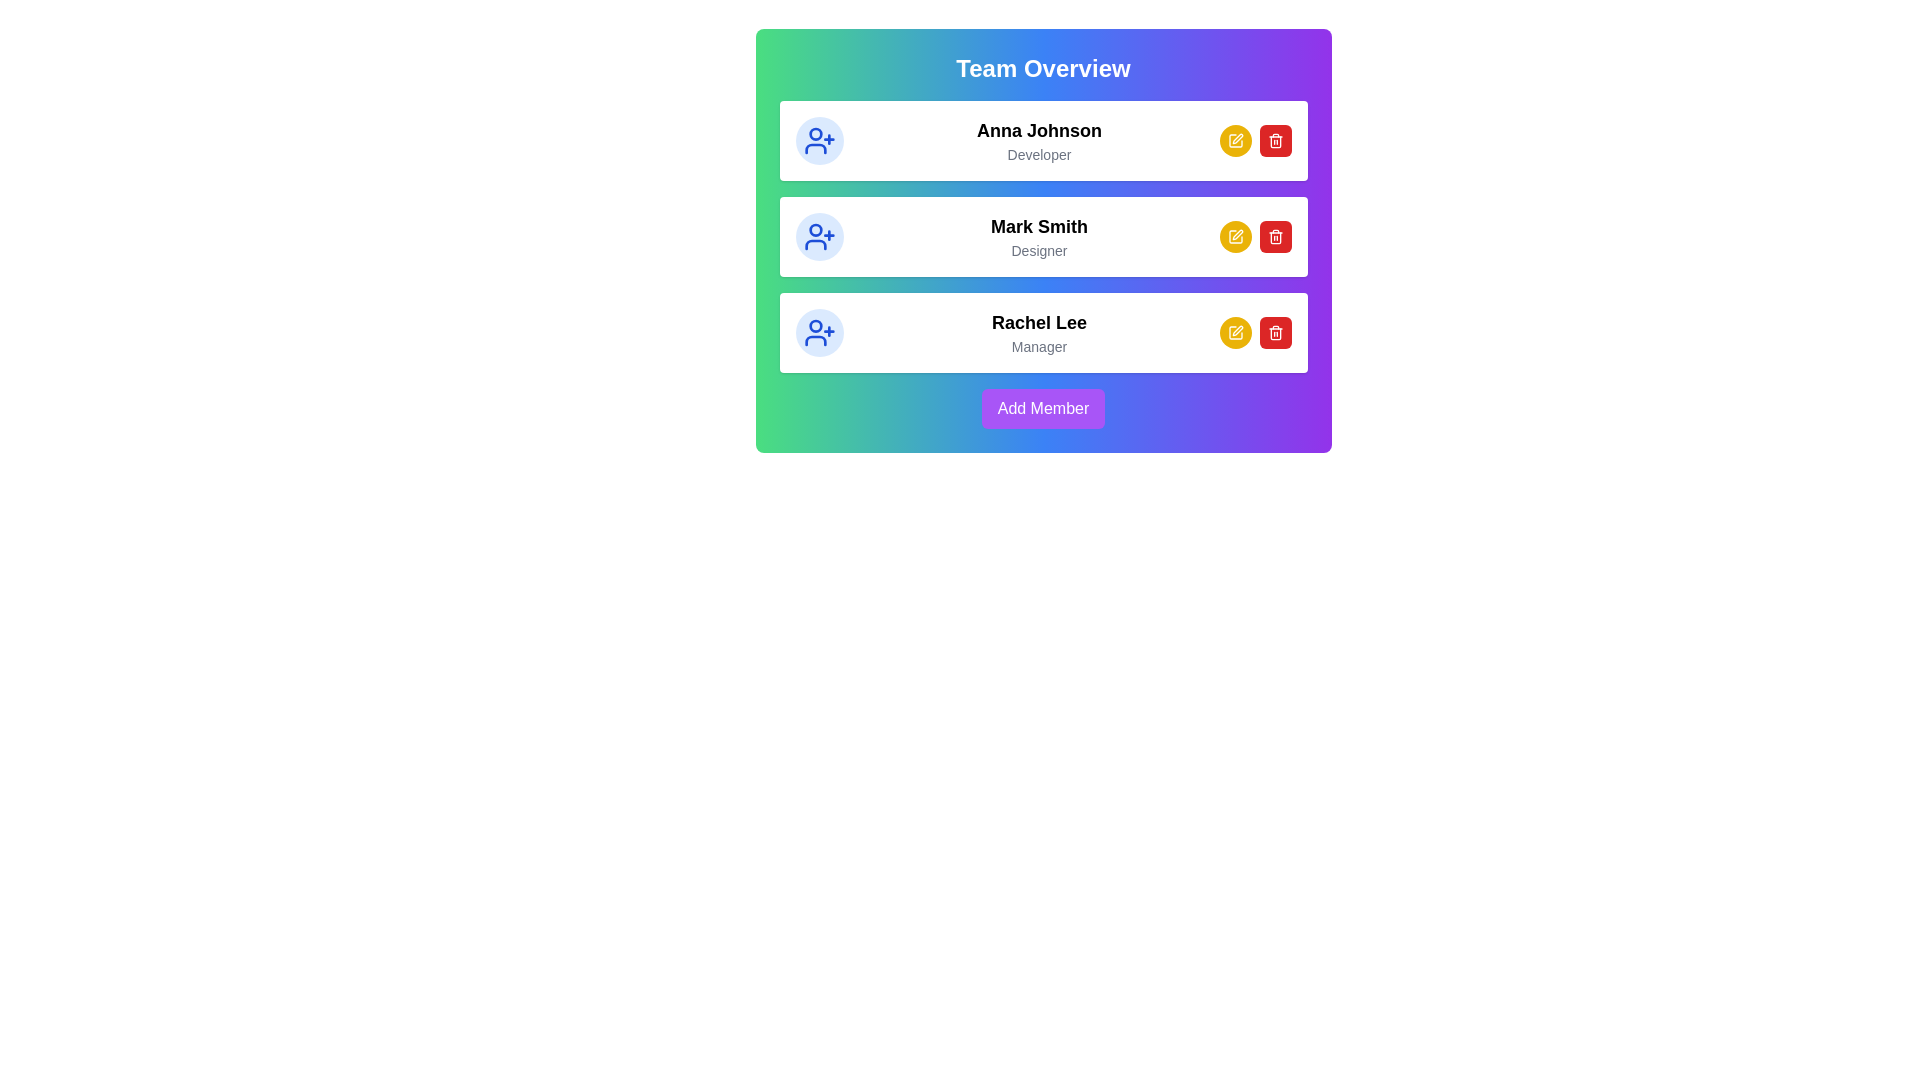 The image size is (1920, 1080). I want to click on the leftmost circular button with a yellow background and a white pen icon in the 'Mark Smith, Designer' row, so click(1234, 235).